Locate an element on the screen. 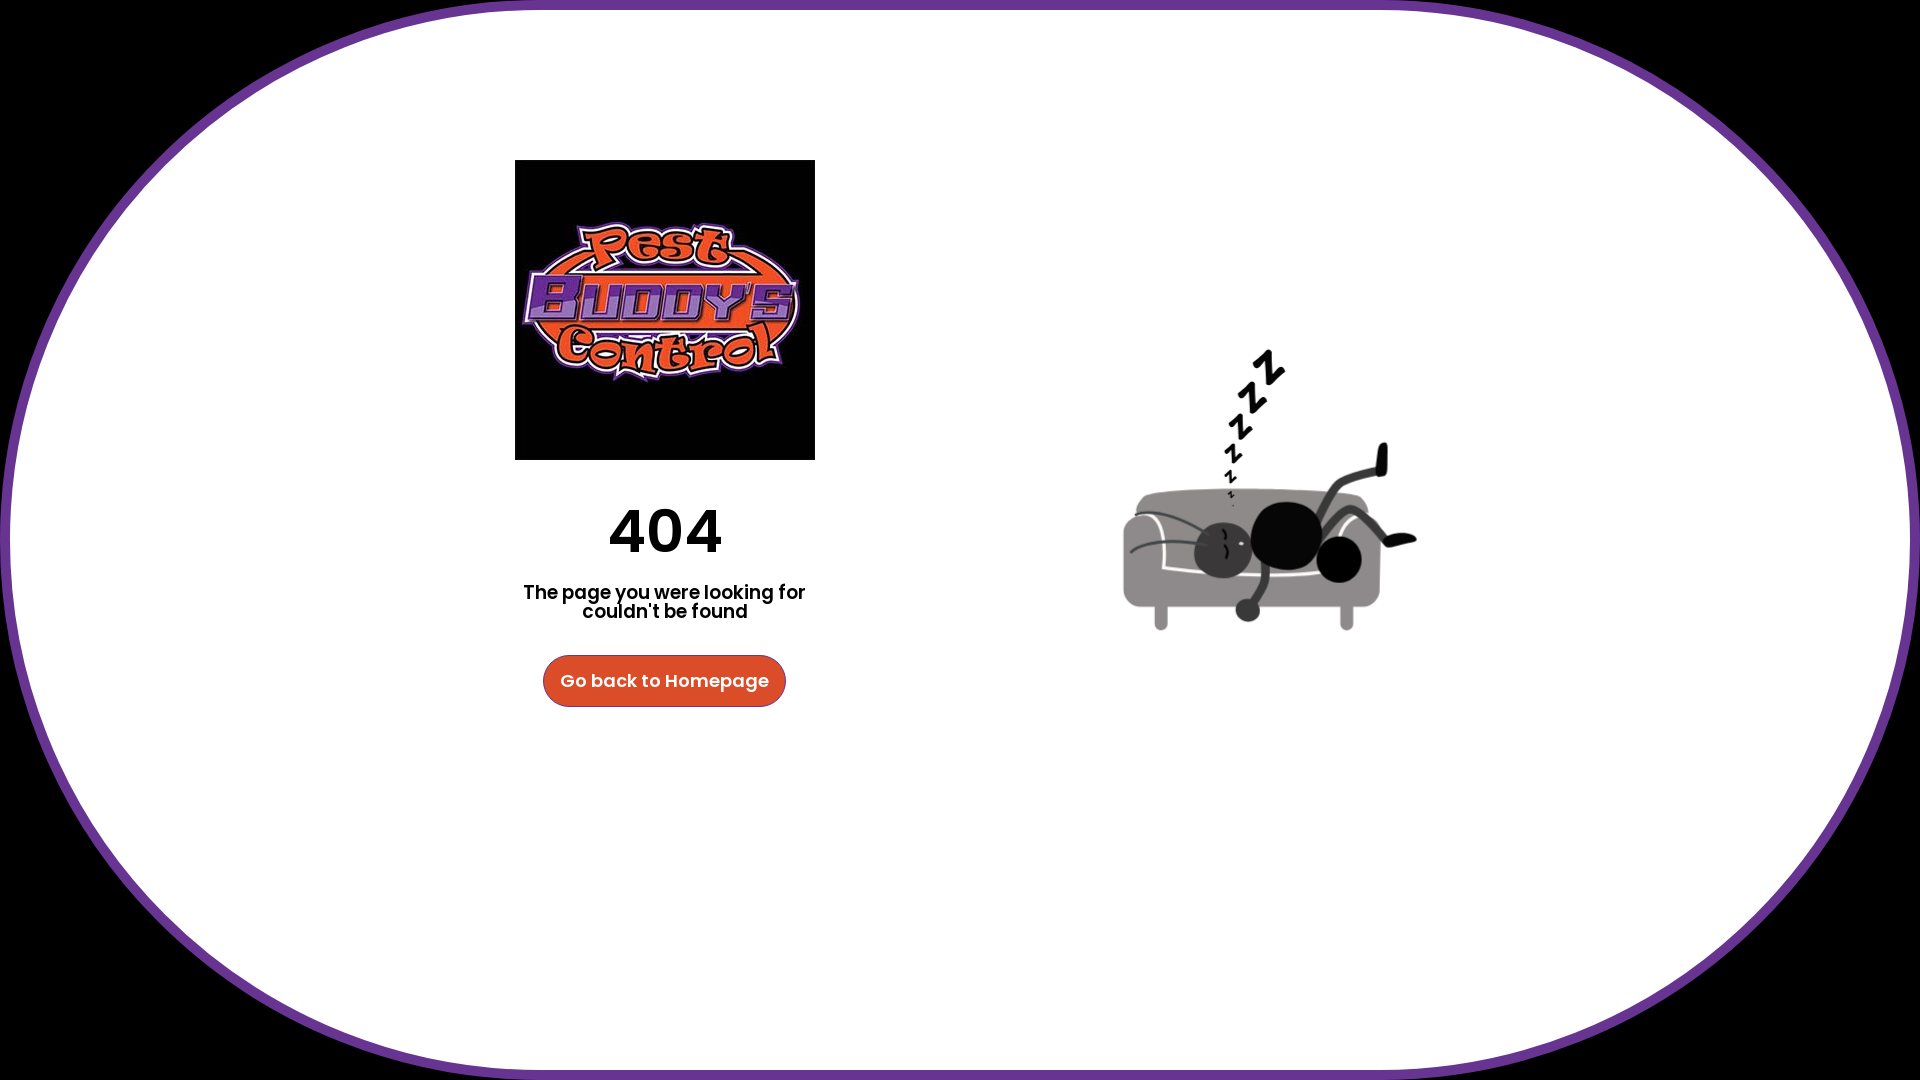  'Go back to Homepage' is located at coordinates (664, 680).